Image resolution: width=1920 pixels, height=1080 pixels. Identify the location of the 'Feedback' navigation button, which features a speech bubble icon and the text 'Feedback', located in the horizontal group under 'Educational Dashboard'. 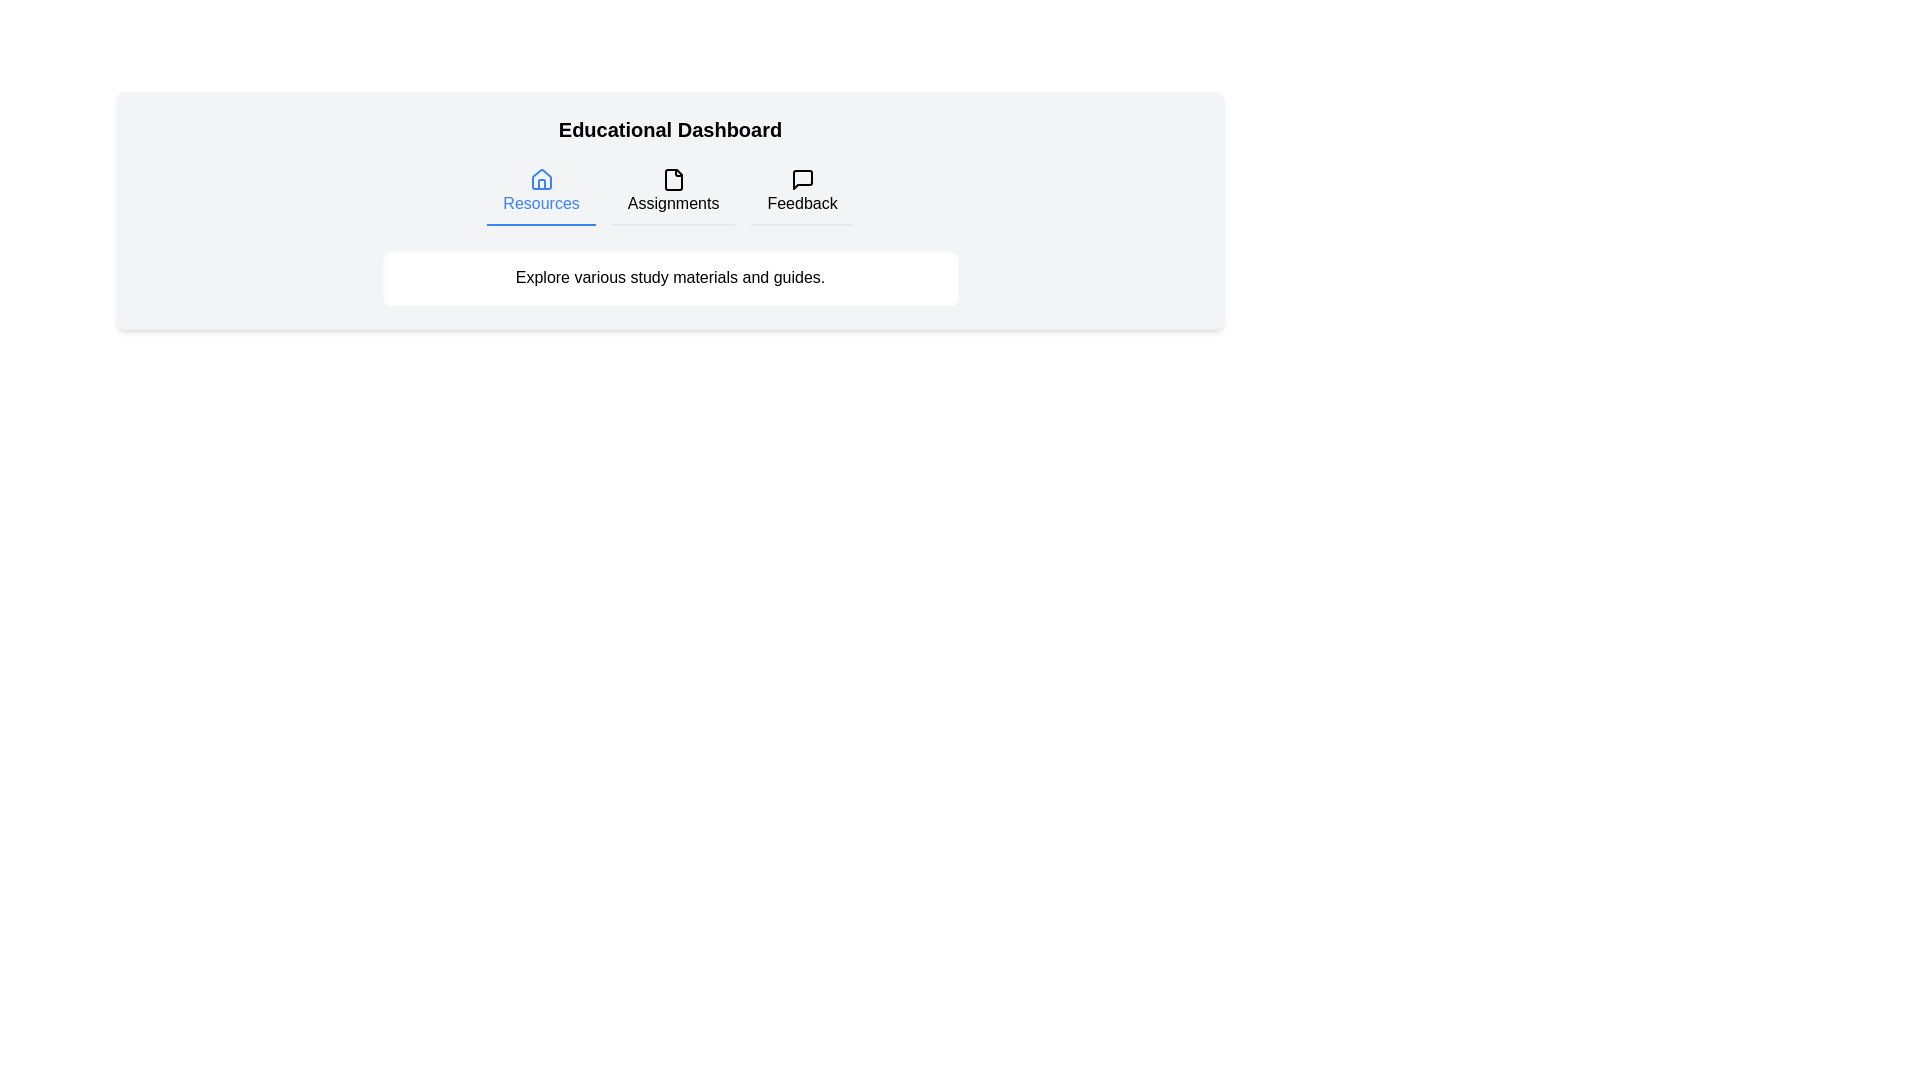
(802, 192).